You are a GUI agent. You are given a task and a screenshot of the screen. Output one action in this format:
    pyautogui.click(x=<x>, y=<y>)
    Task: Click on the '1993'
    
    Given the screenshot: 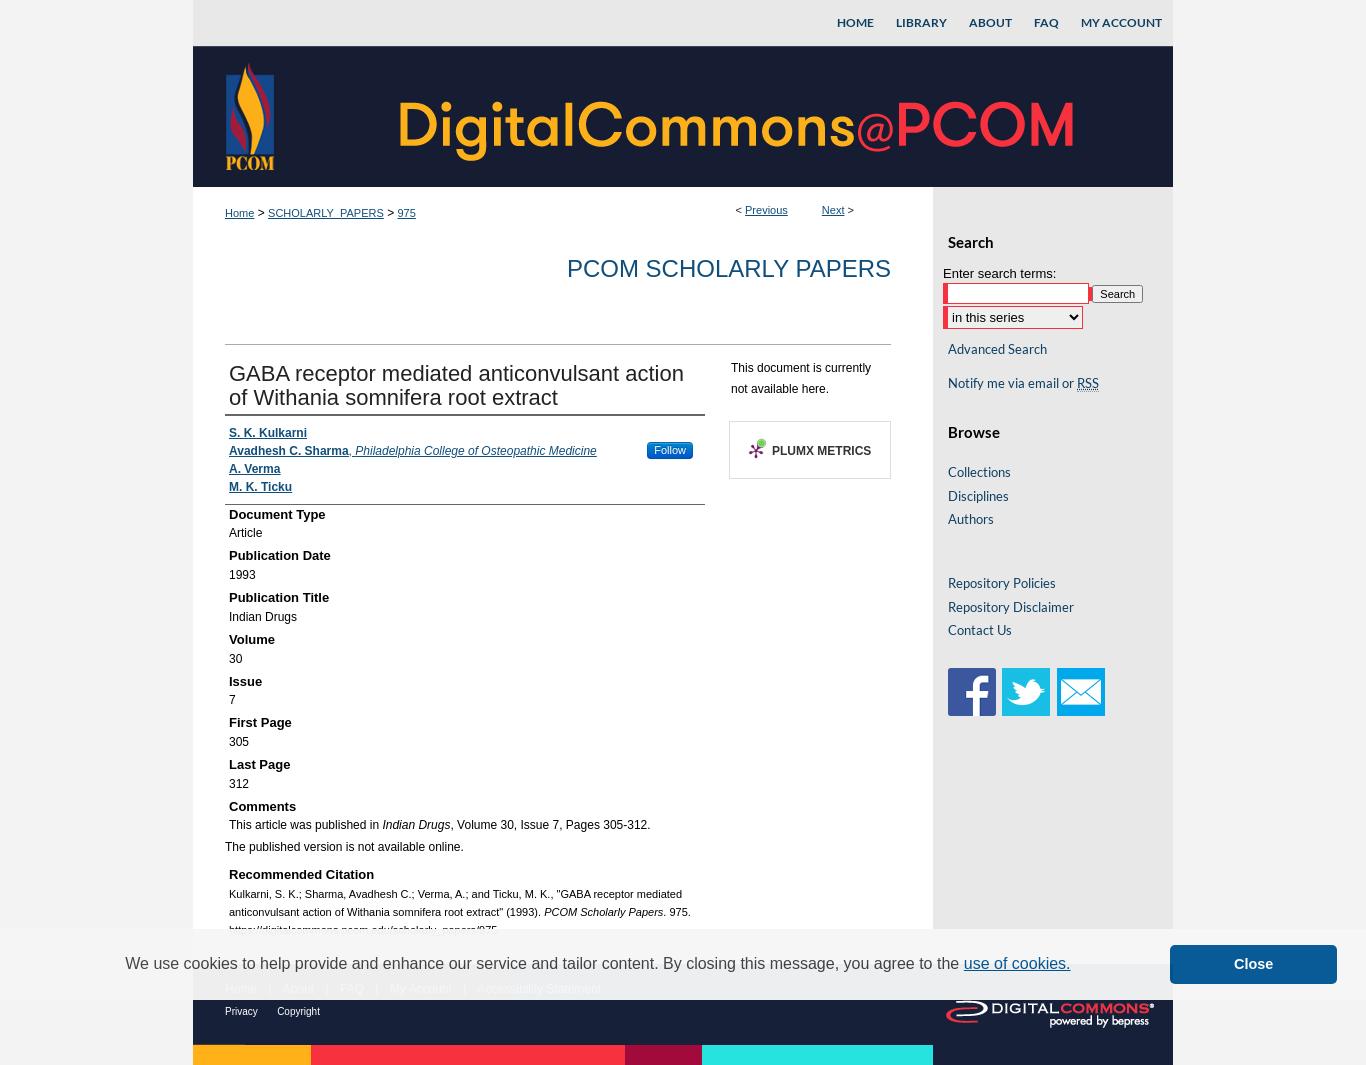 What is the action you would take?
    pyautogui.click(x=242, y=574)
    